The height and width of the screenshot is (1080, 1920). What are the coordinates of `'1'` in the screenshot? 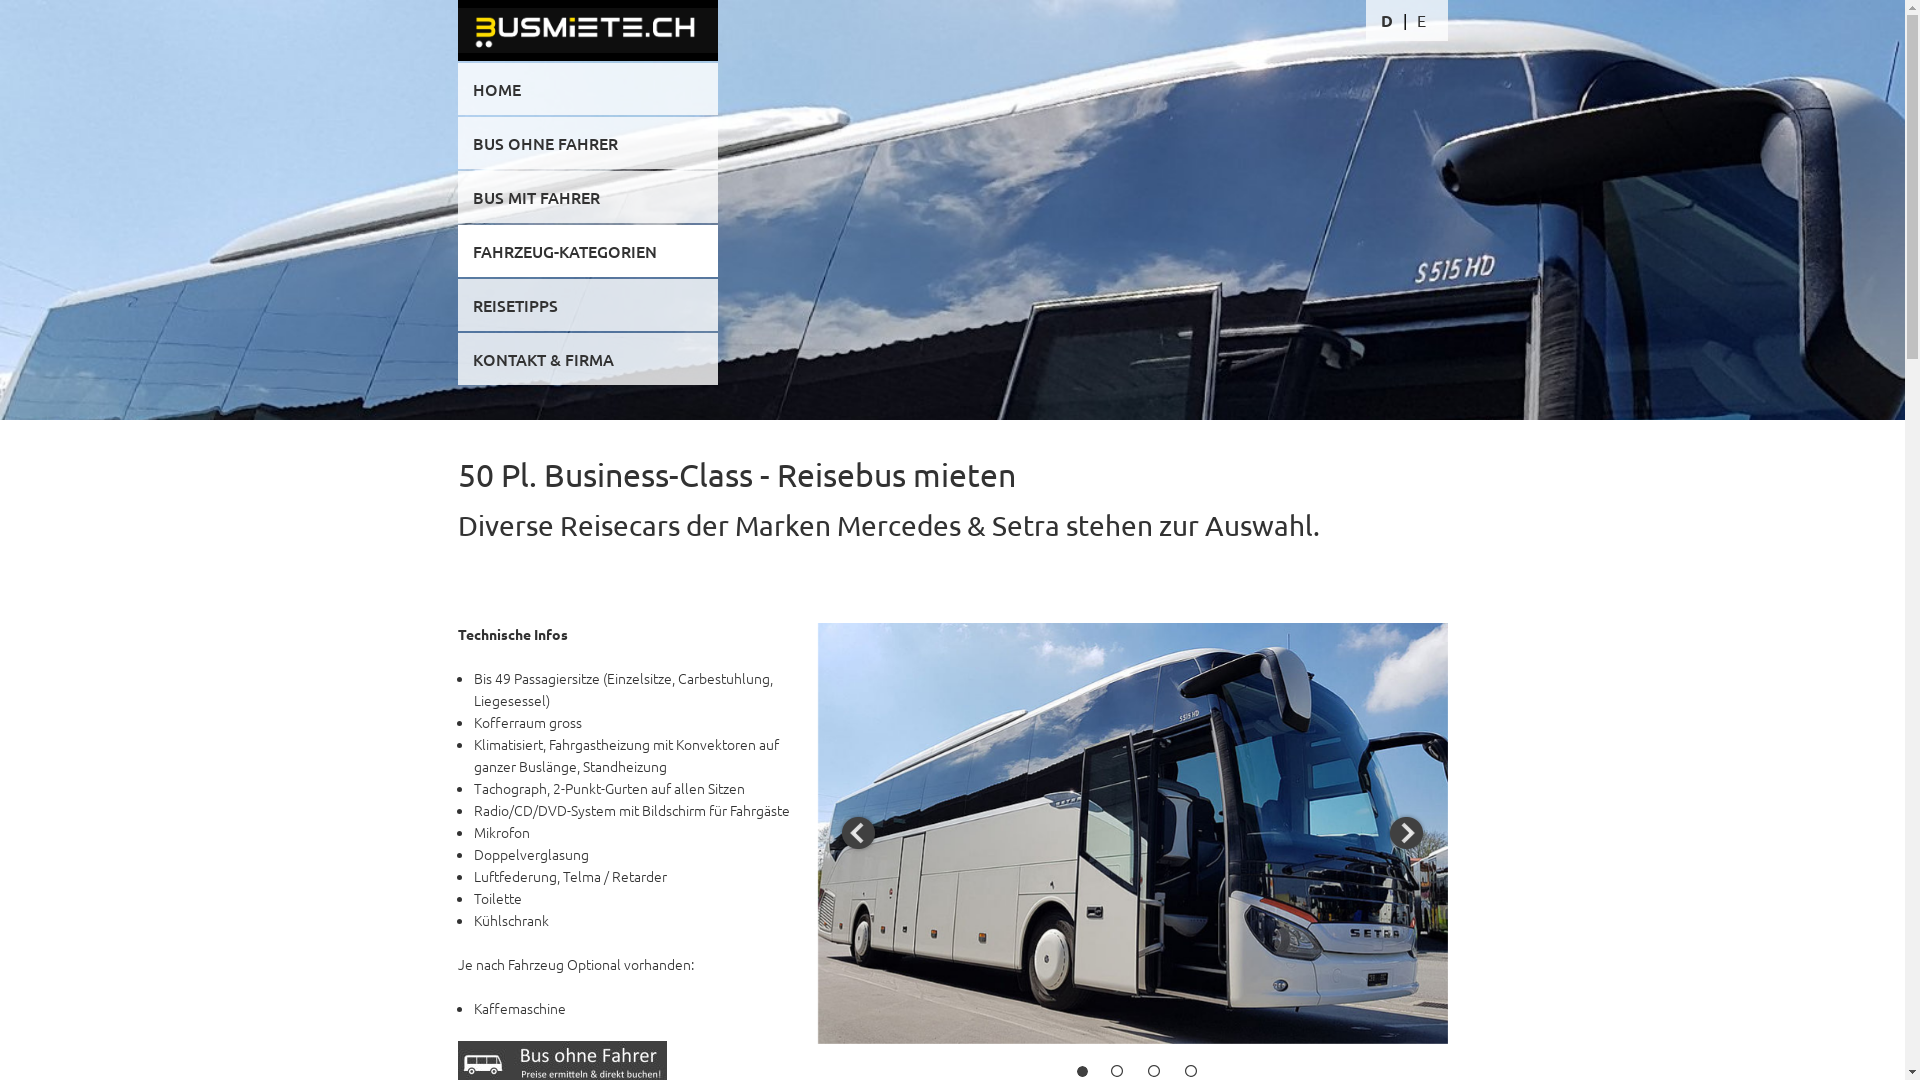 It's located at (1080, 1070).